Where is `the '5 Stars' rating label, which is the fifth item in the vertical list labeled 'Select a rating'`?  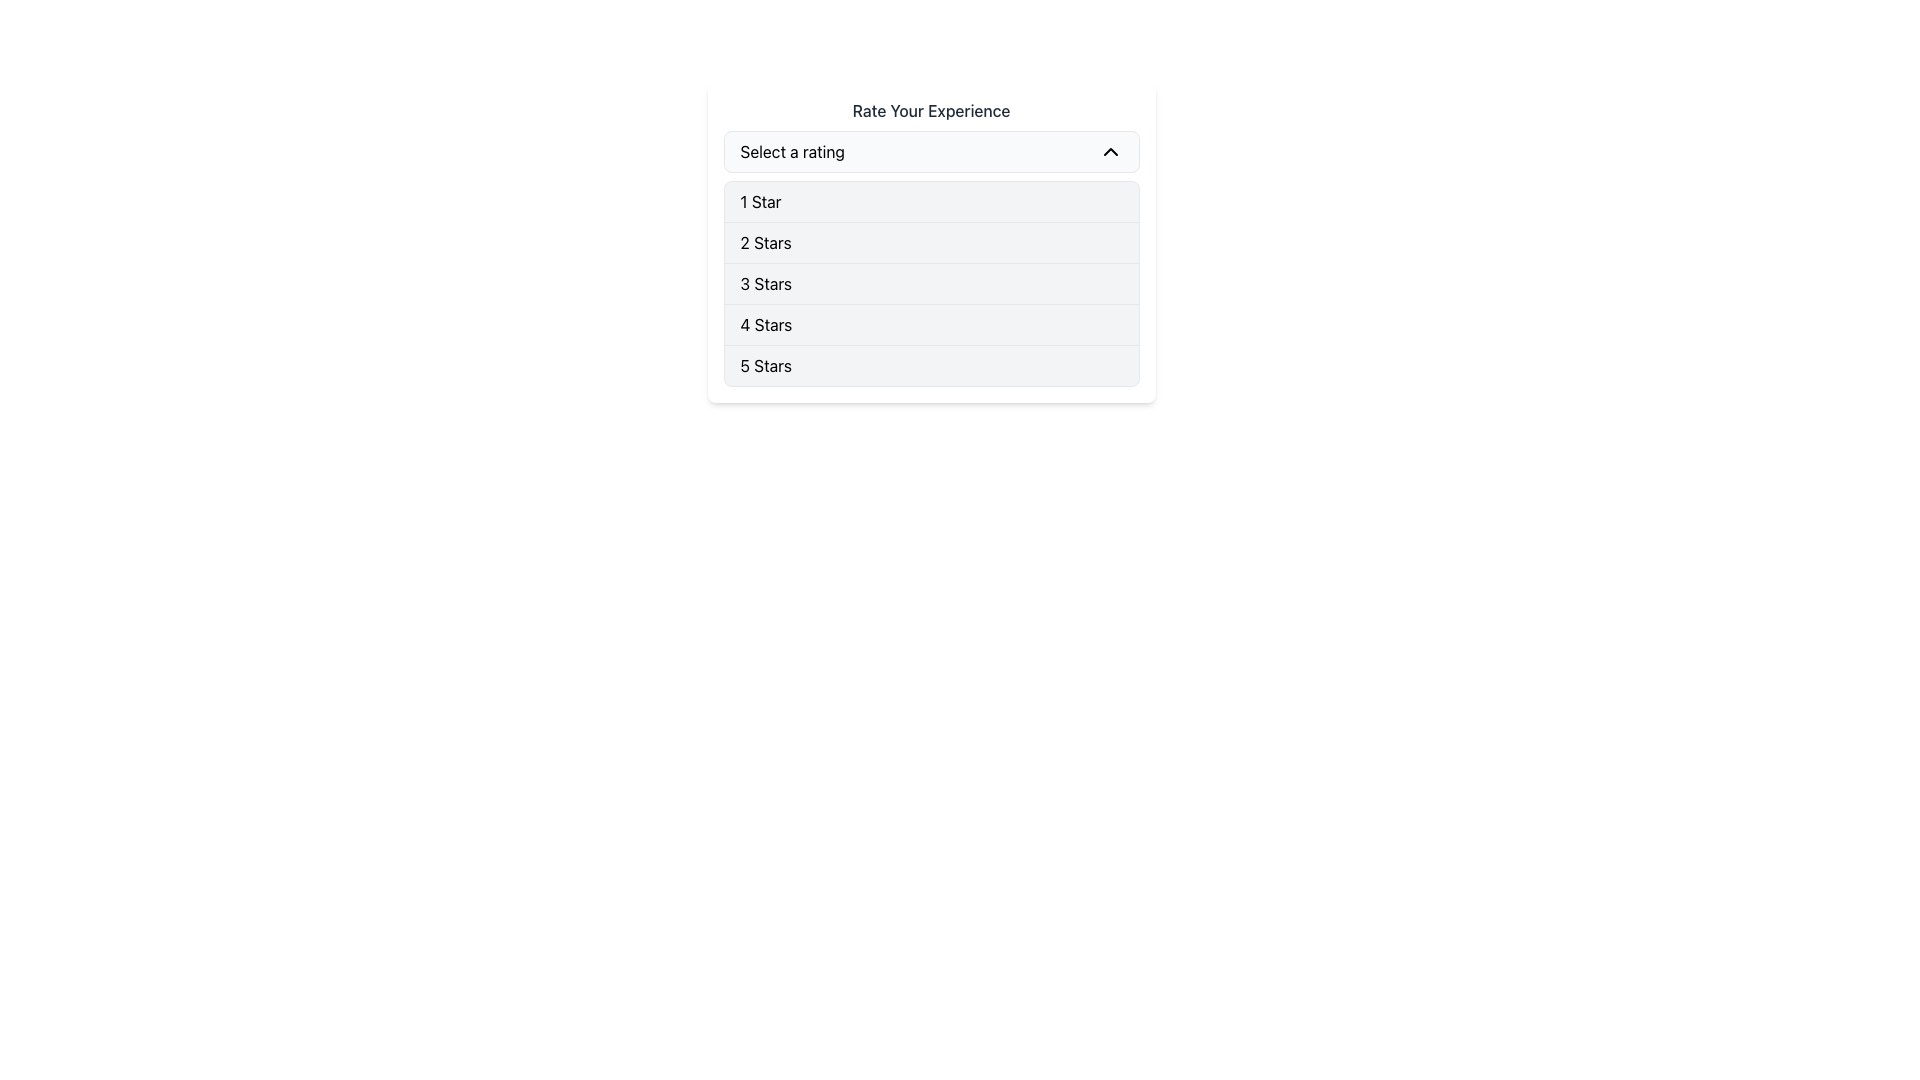 the '5 Stars' rating label, which is the fifth item in the vertical list labeled 'Select a rating' is located at coordinates (765, 366).